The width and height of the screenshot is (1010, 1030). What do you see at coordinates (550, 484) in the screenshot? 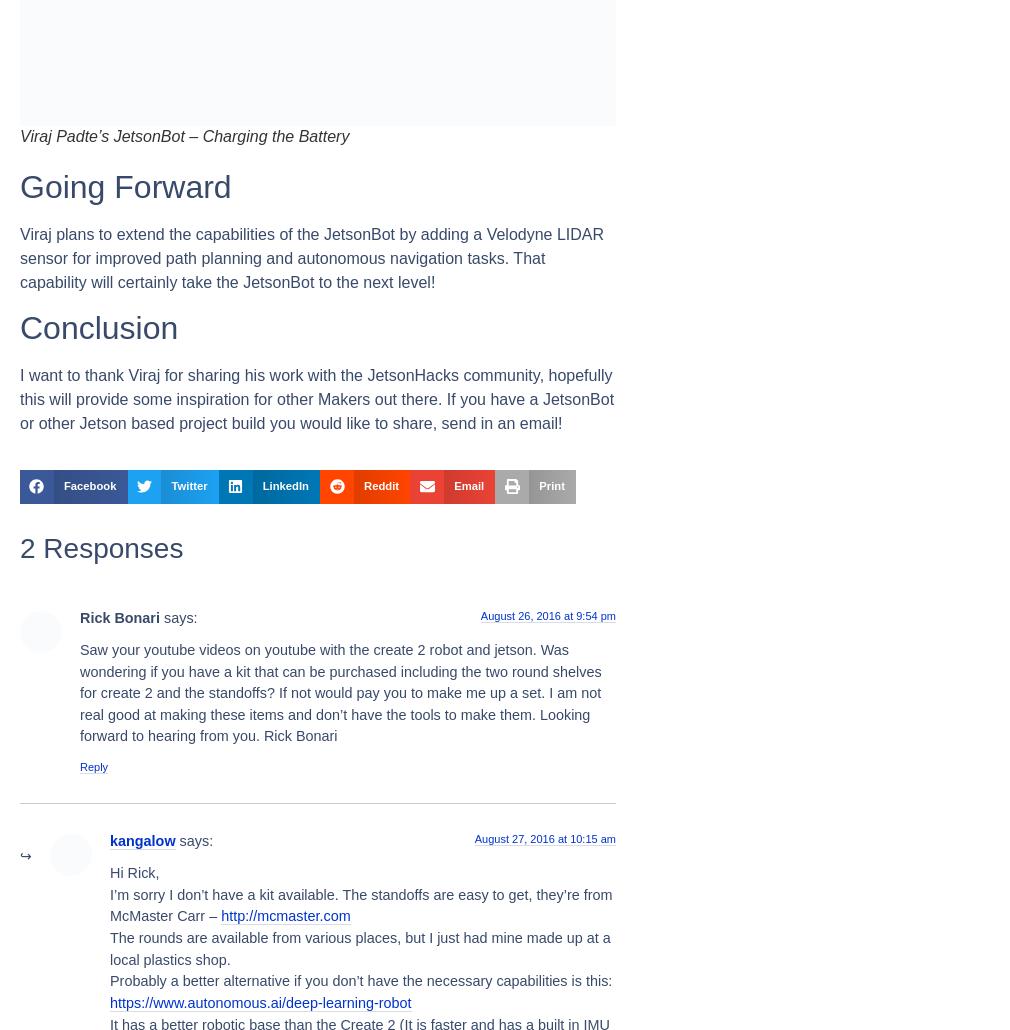
I see `'Print'` at bounding box center [550, 484].